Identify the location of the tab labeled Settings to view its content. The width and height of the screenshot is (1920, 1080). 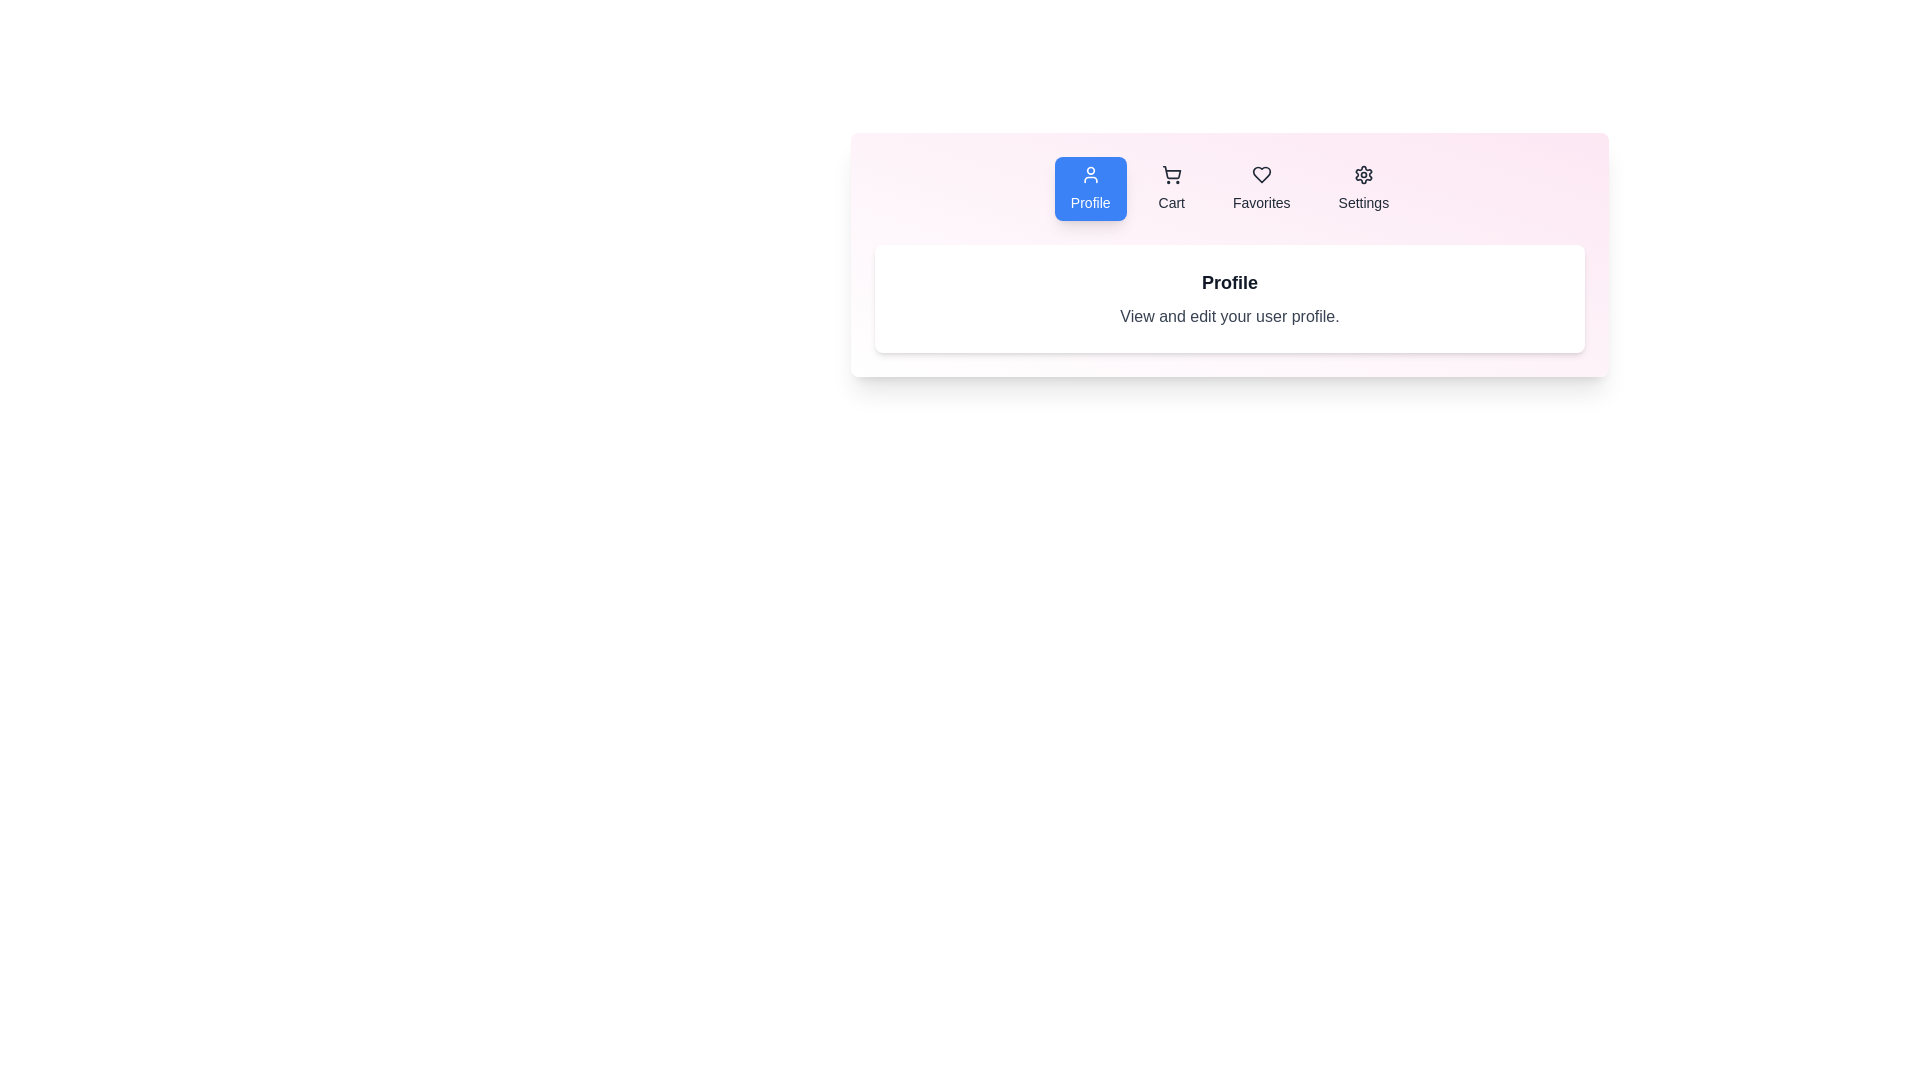
(1362, 189).